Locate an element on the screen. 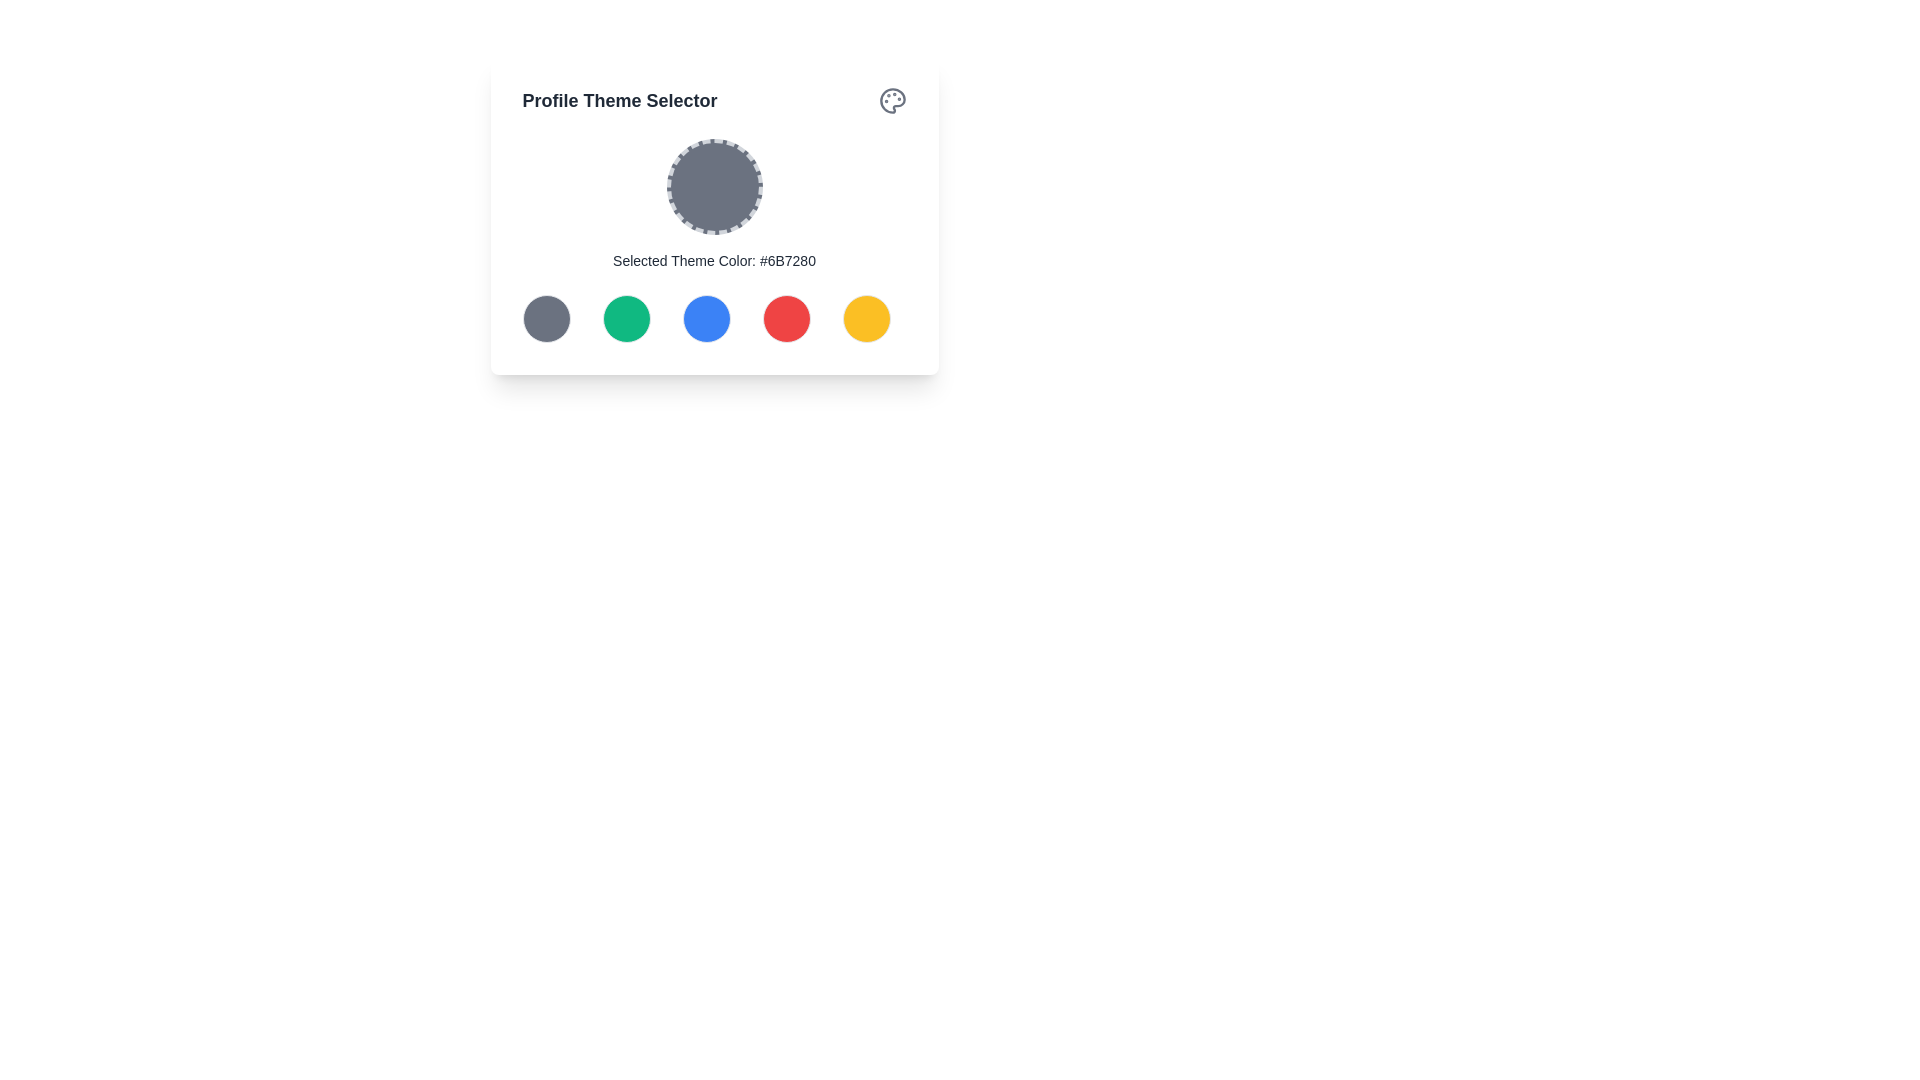 This screenshot has height=1080, width=1920. the Header Bar located at the top of the modal, which serves as the title for the theme selection section is located at coordinates (714, 100).